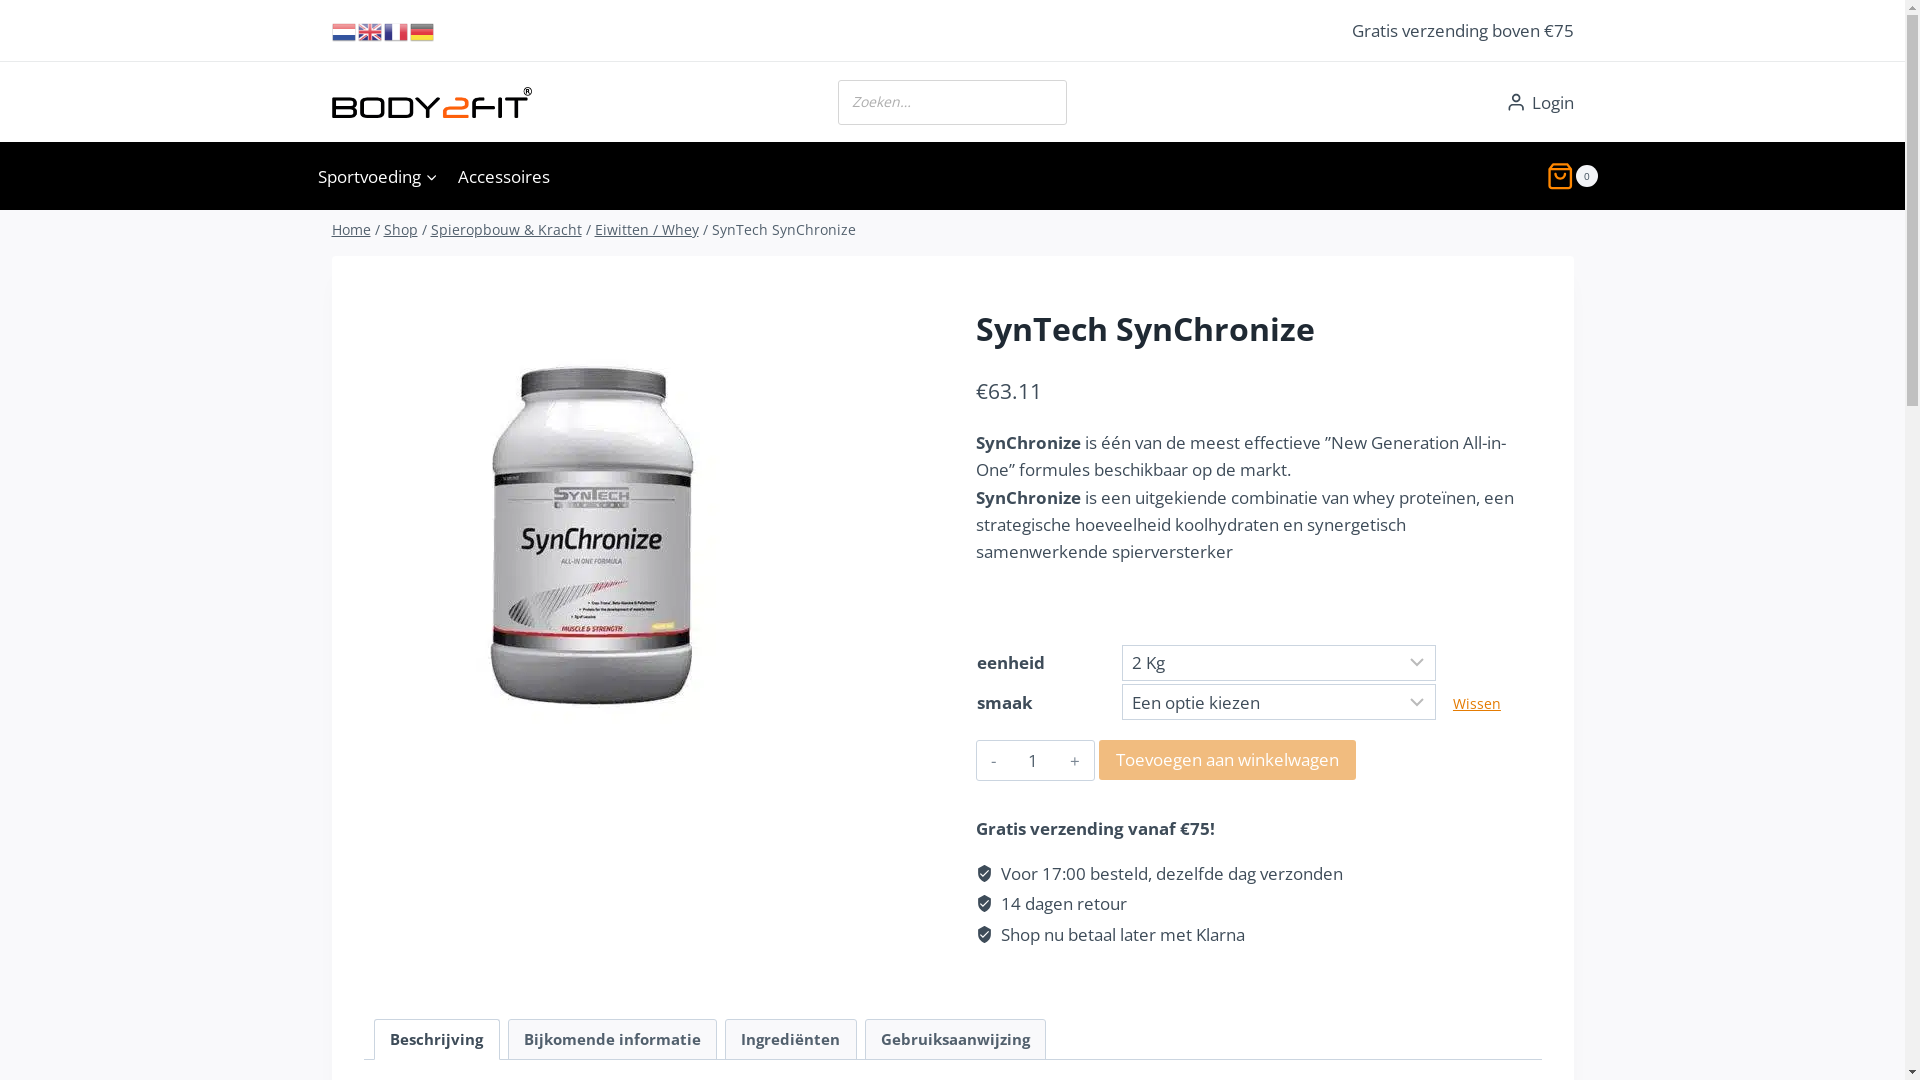 Image resolution: width=1920 pixels, height=1080 pixels. I want to click on 'Eiwitten / Whey', so click(646, 228).